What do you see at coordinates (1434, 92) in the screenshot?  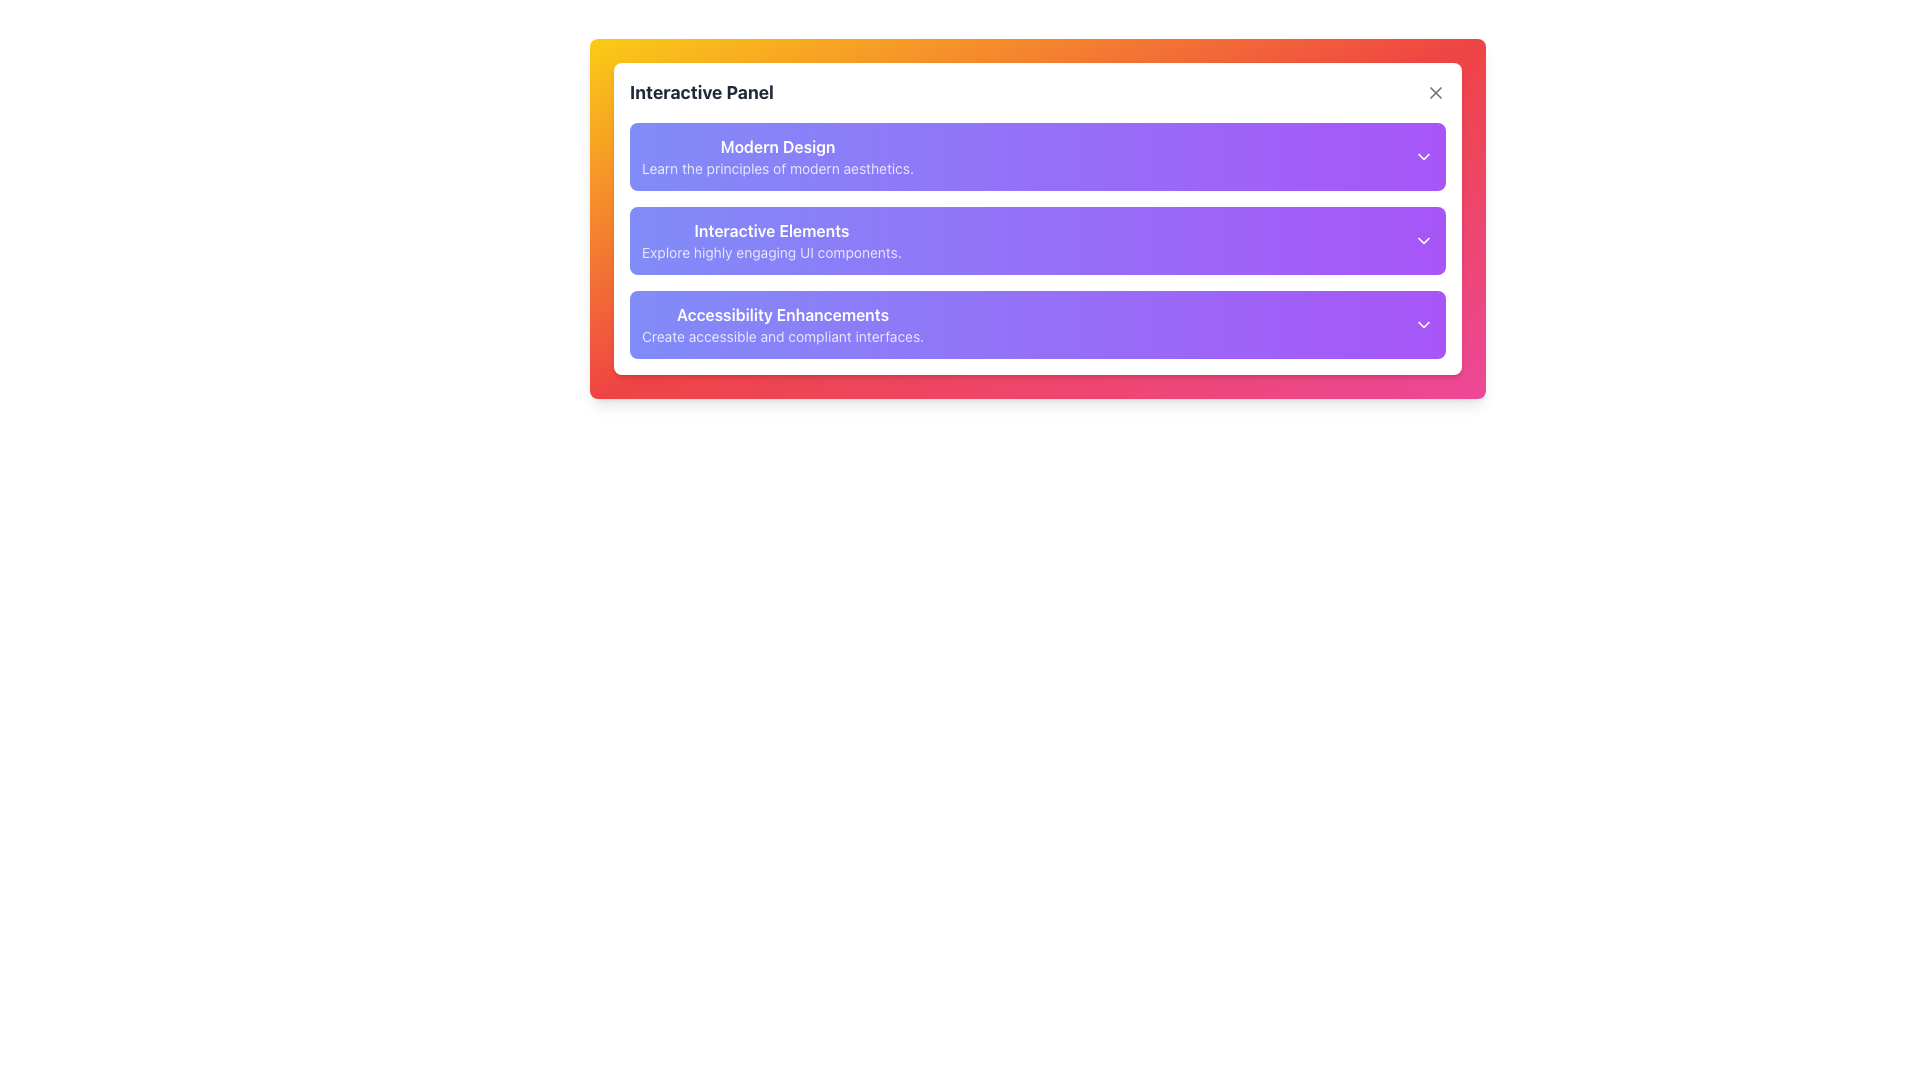 I see `the close button located in the top-right corner of the 'Interactive Panel' header to change its color` at bounding box center [1434, 92].